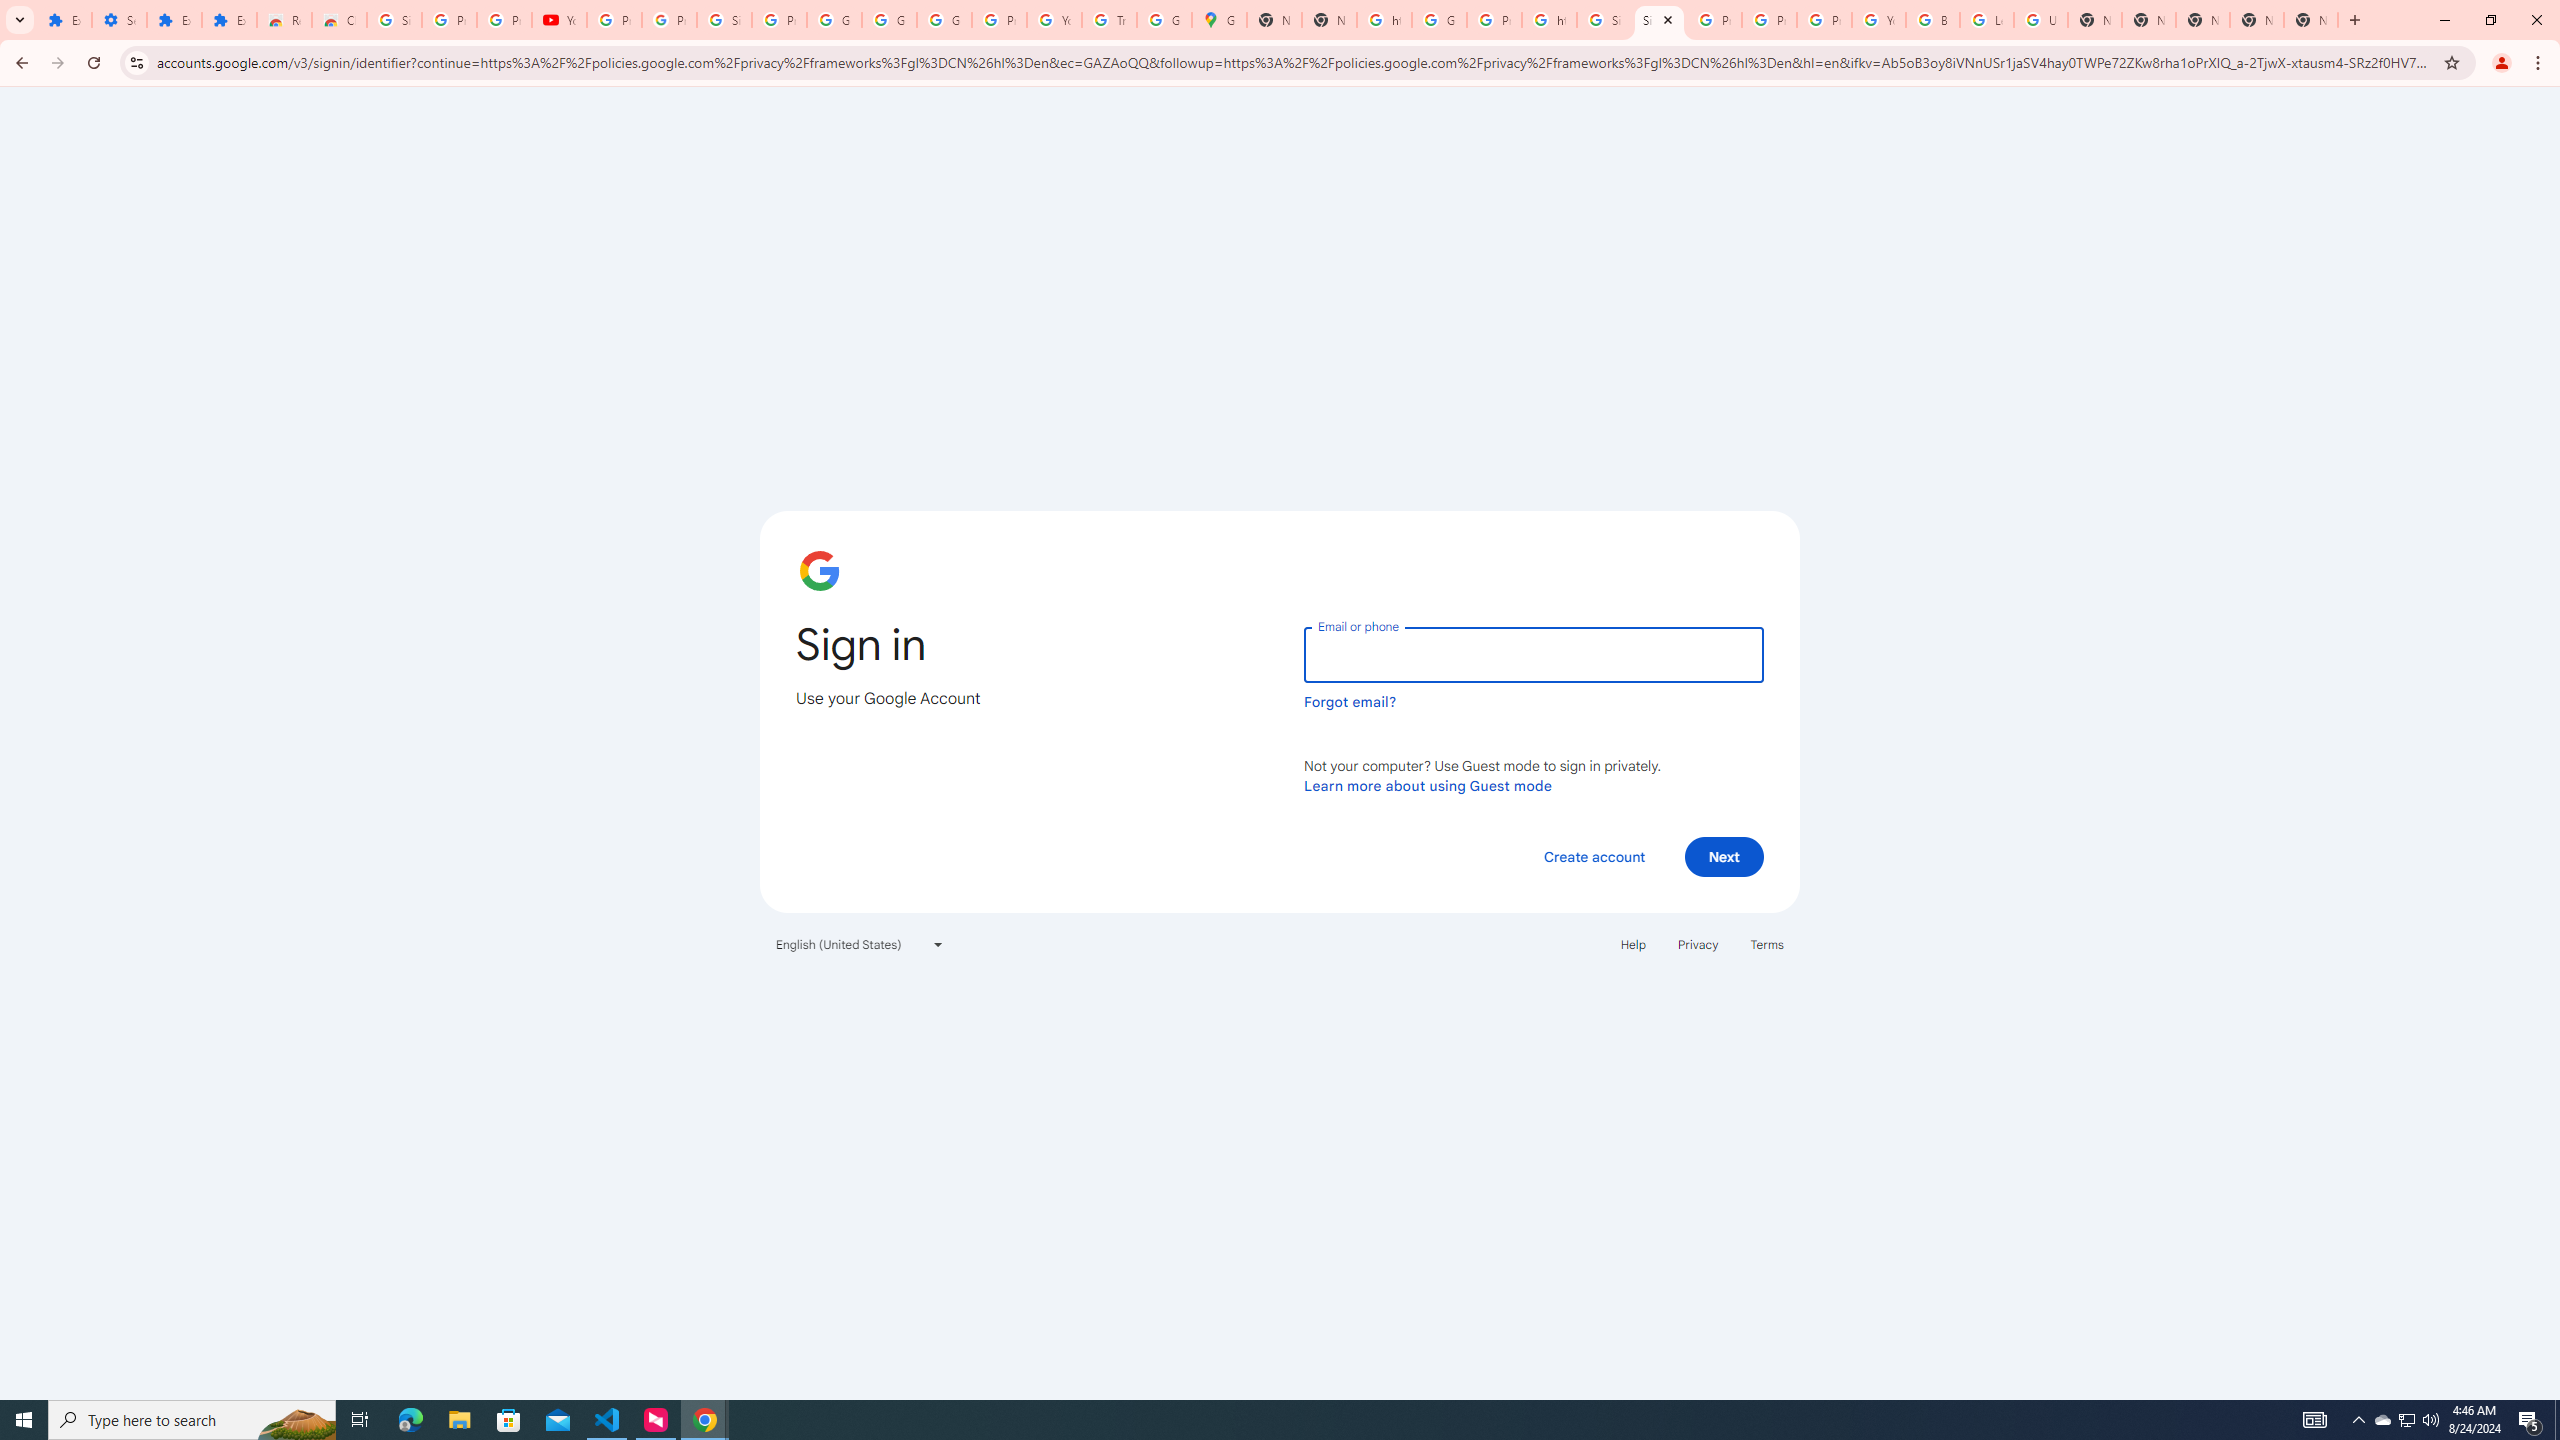  What do you see at coordinates (1349, 701) in the screenshot?
I see `'Forgot email?'` at bounding box center [1349, 701].